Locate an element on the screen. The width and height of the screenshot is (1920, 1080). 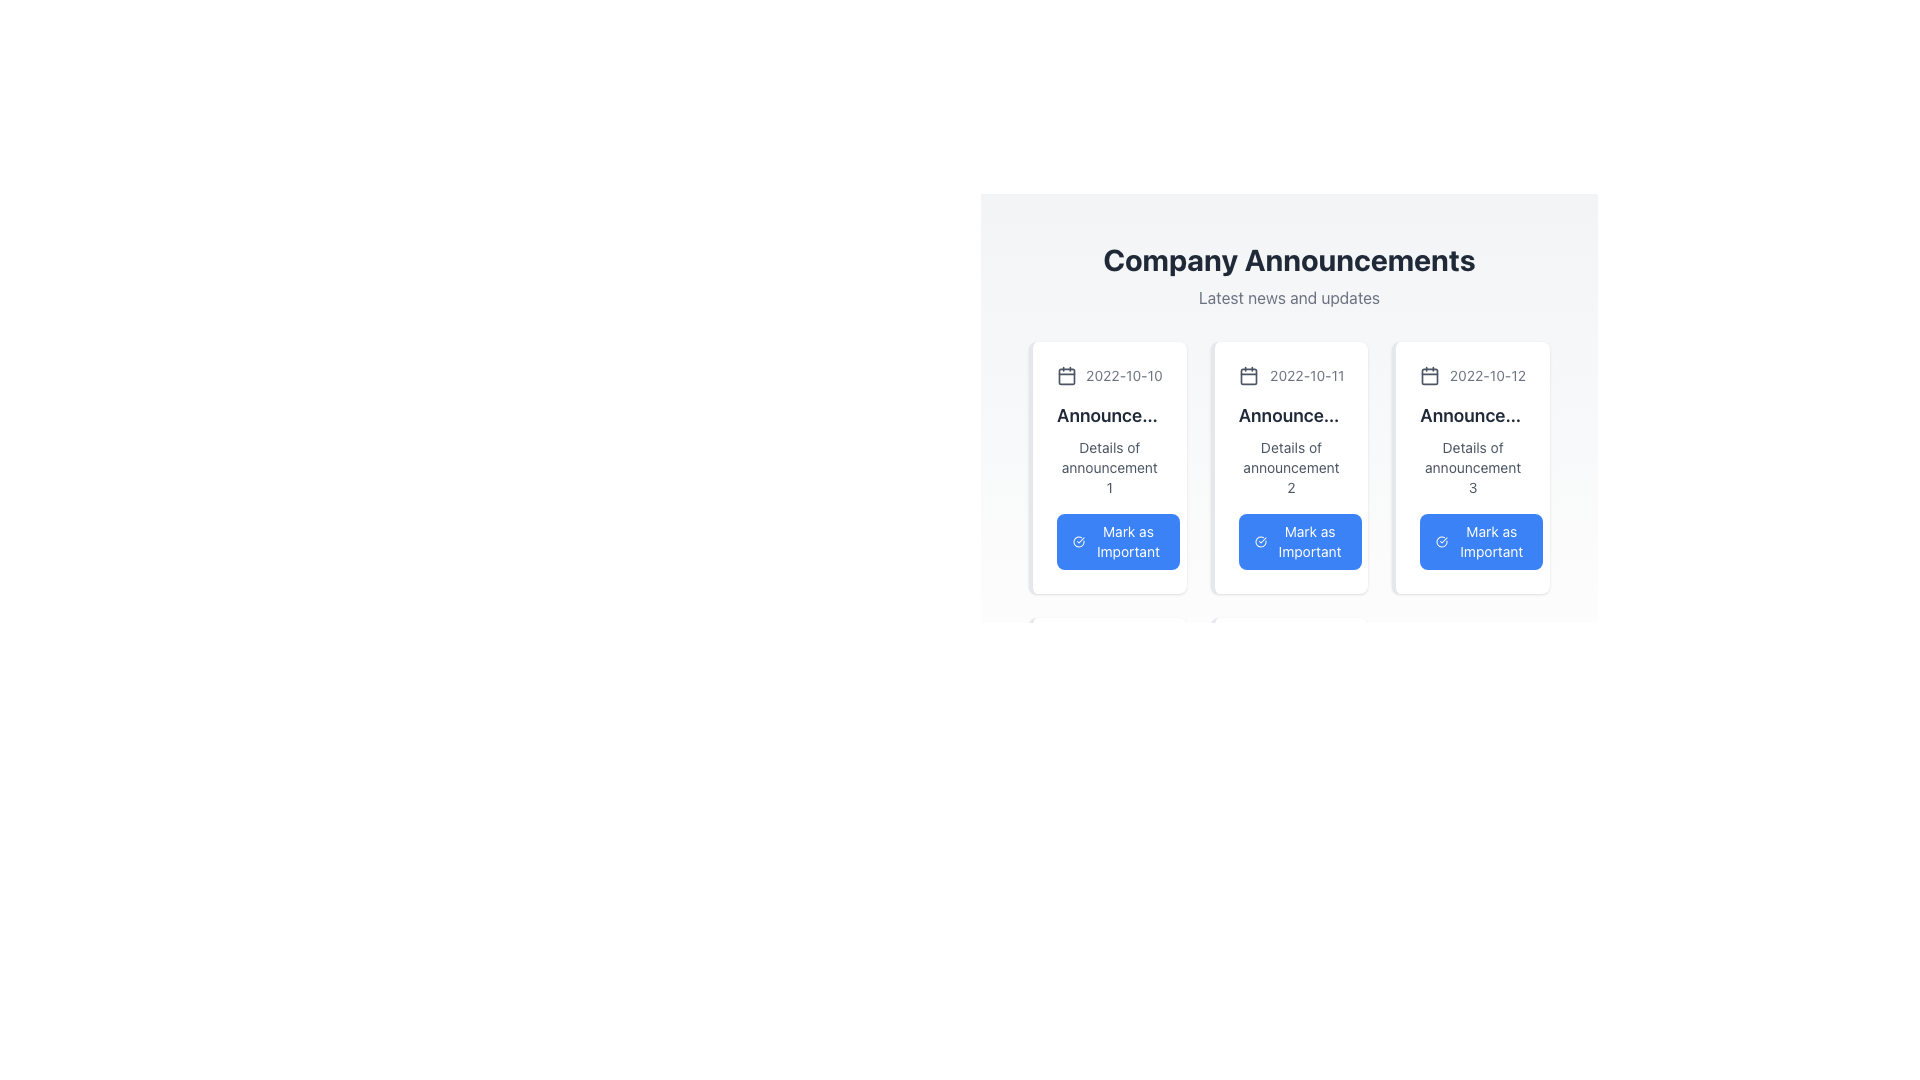
text label displaying 'Details of announcement 3', which is styled with a gray font and positioned below the heading text and above a button within the card layout for the announcement date '2022-10-12' is located at coordinates (1473, 467).